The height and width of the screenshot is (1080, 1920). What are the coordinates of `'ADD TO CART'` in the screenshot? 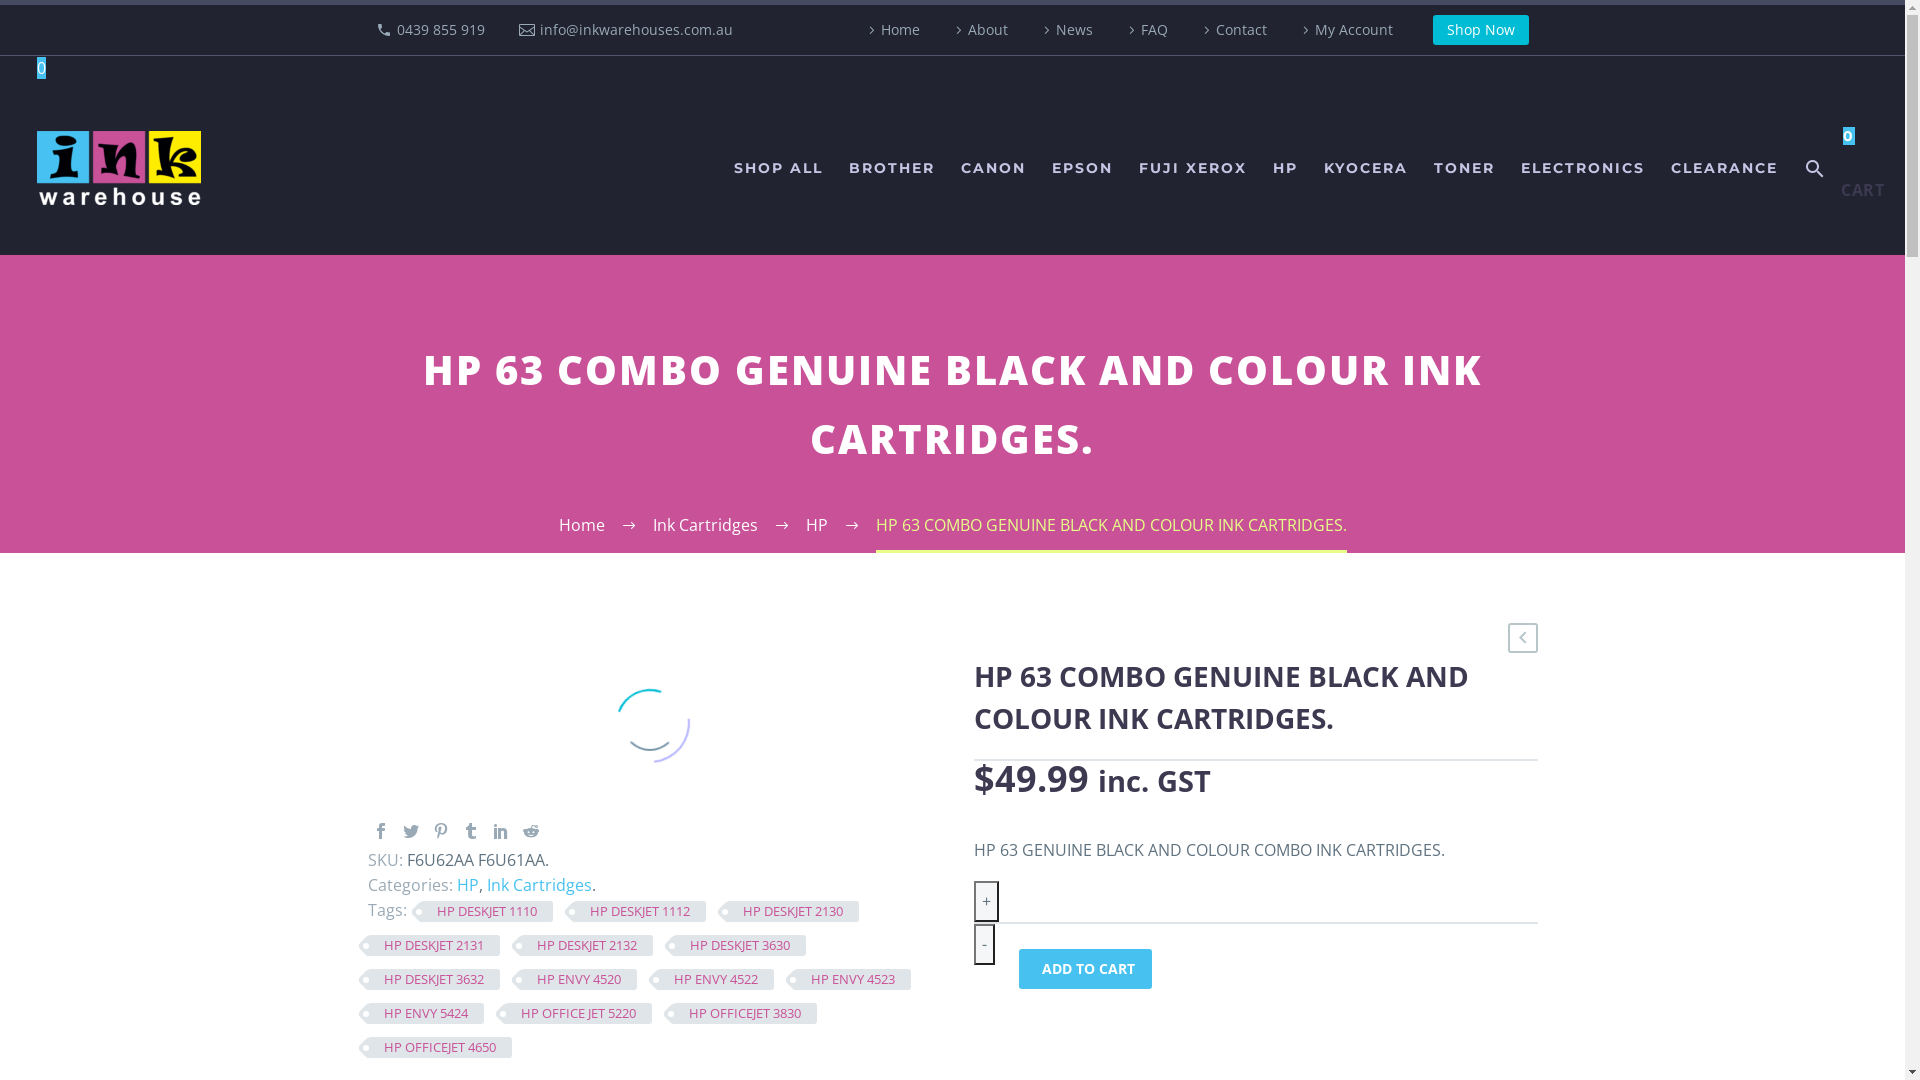 It's located at (1083, 967).